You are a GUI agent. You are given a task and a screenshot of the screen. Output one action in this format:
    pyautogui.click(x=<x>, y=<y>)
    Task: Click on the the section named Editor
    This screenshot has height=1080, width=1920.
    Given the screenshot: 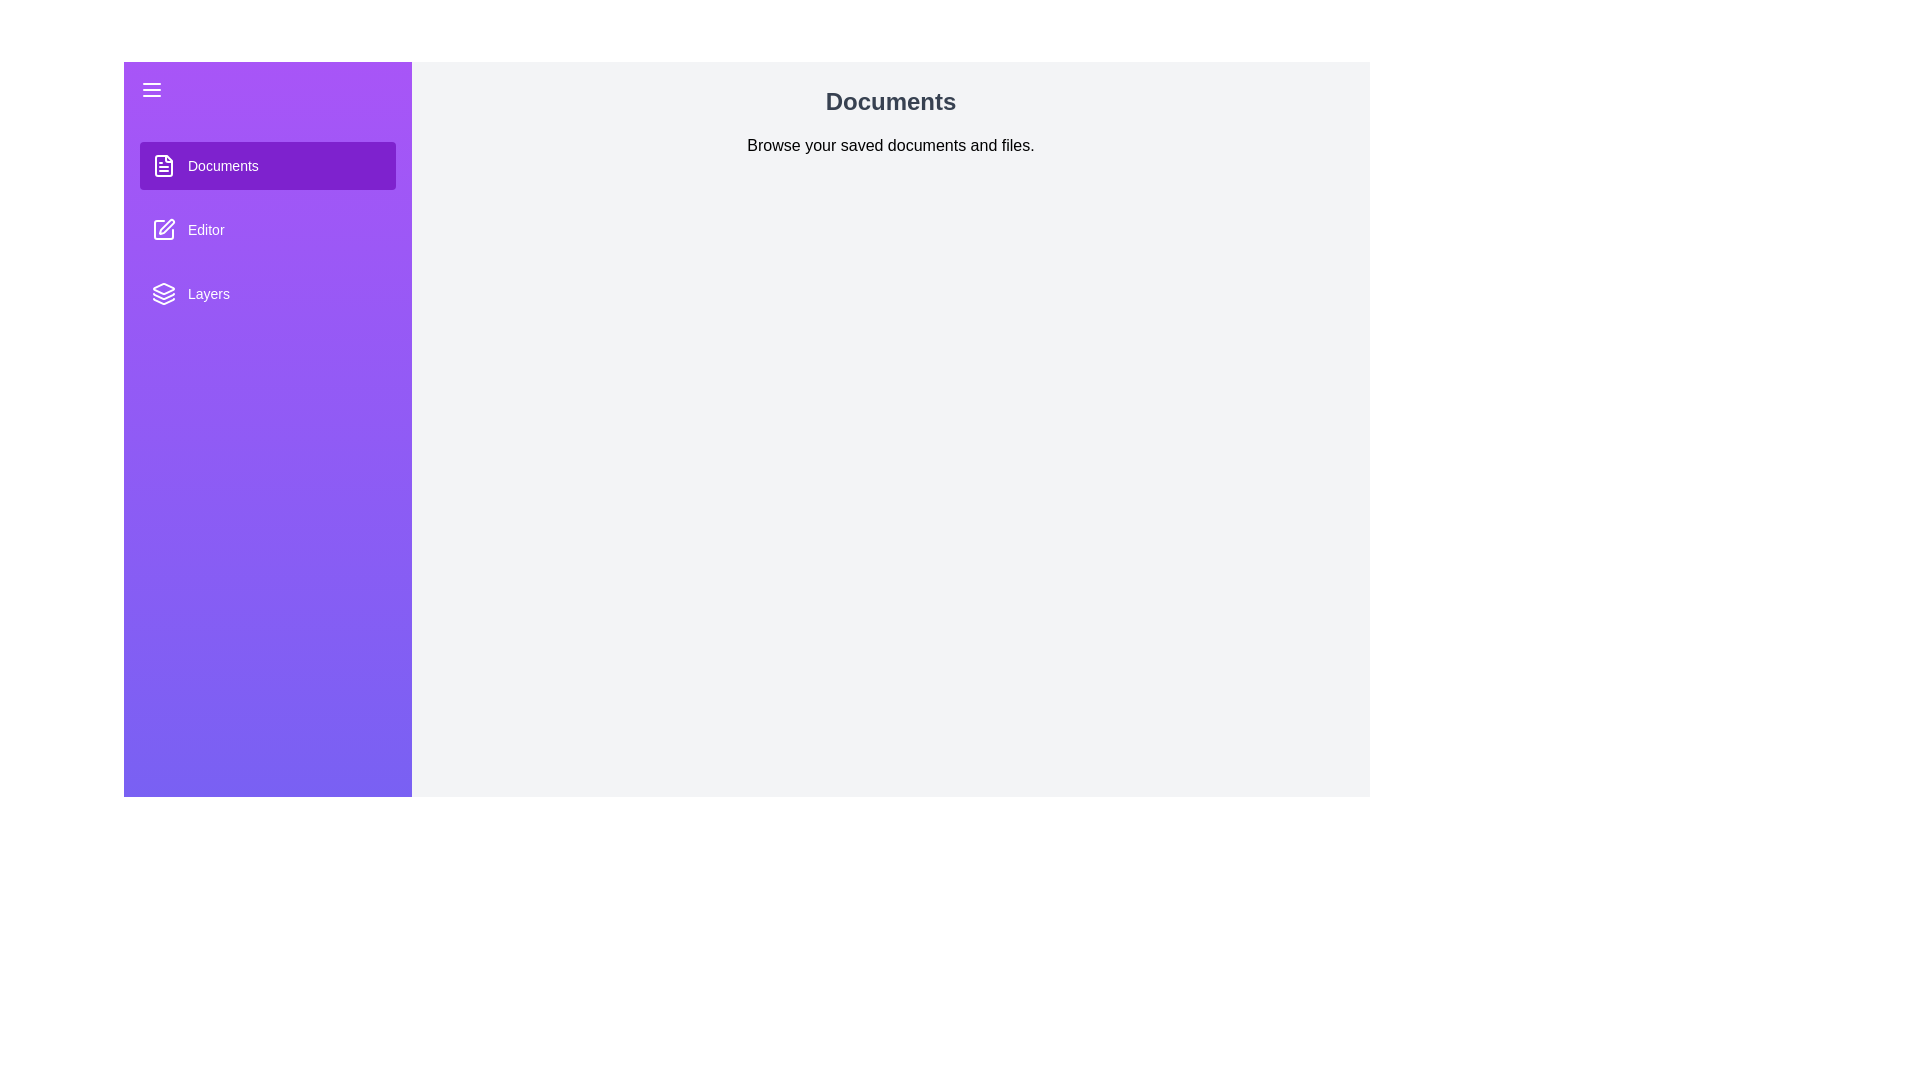 What is the action you would take?
    pyautogui.click(x=267, y=229)
    